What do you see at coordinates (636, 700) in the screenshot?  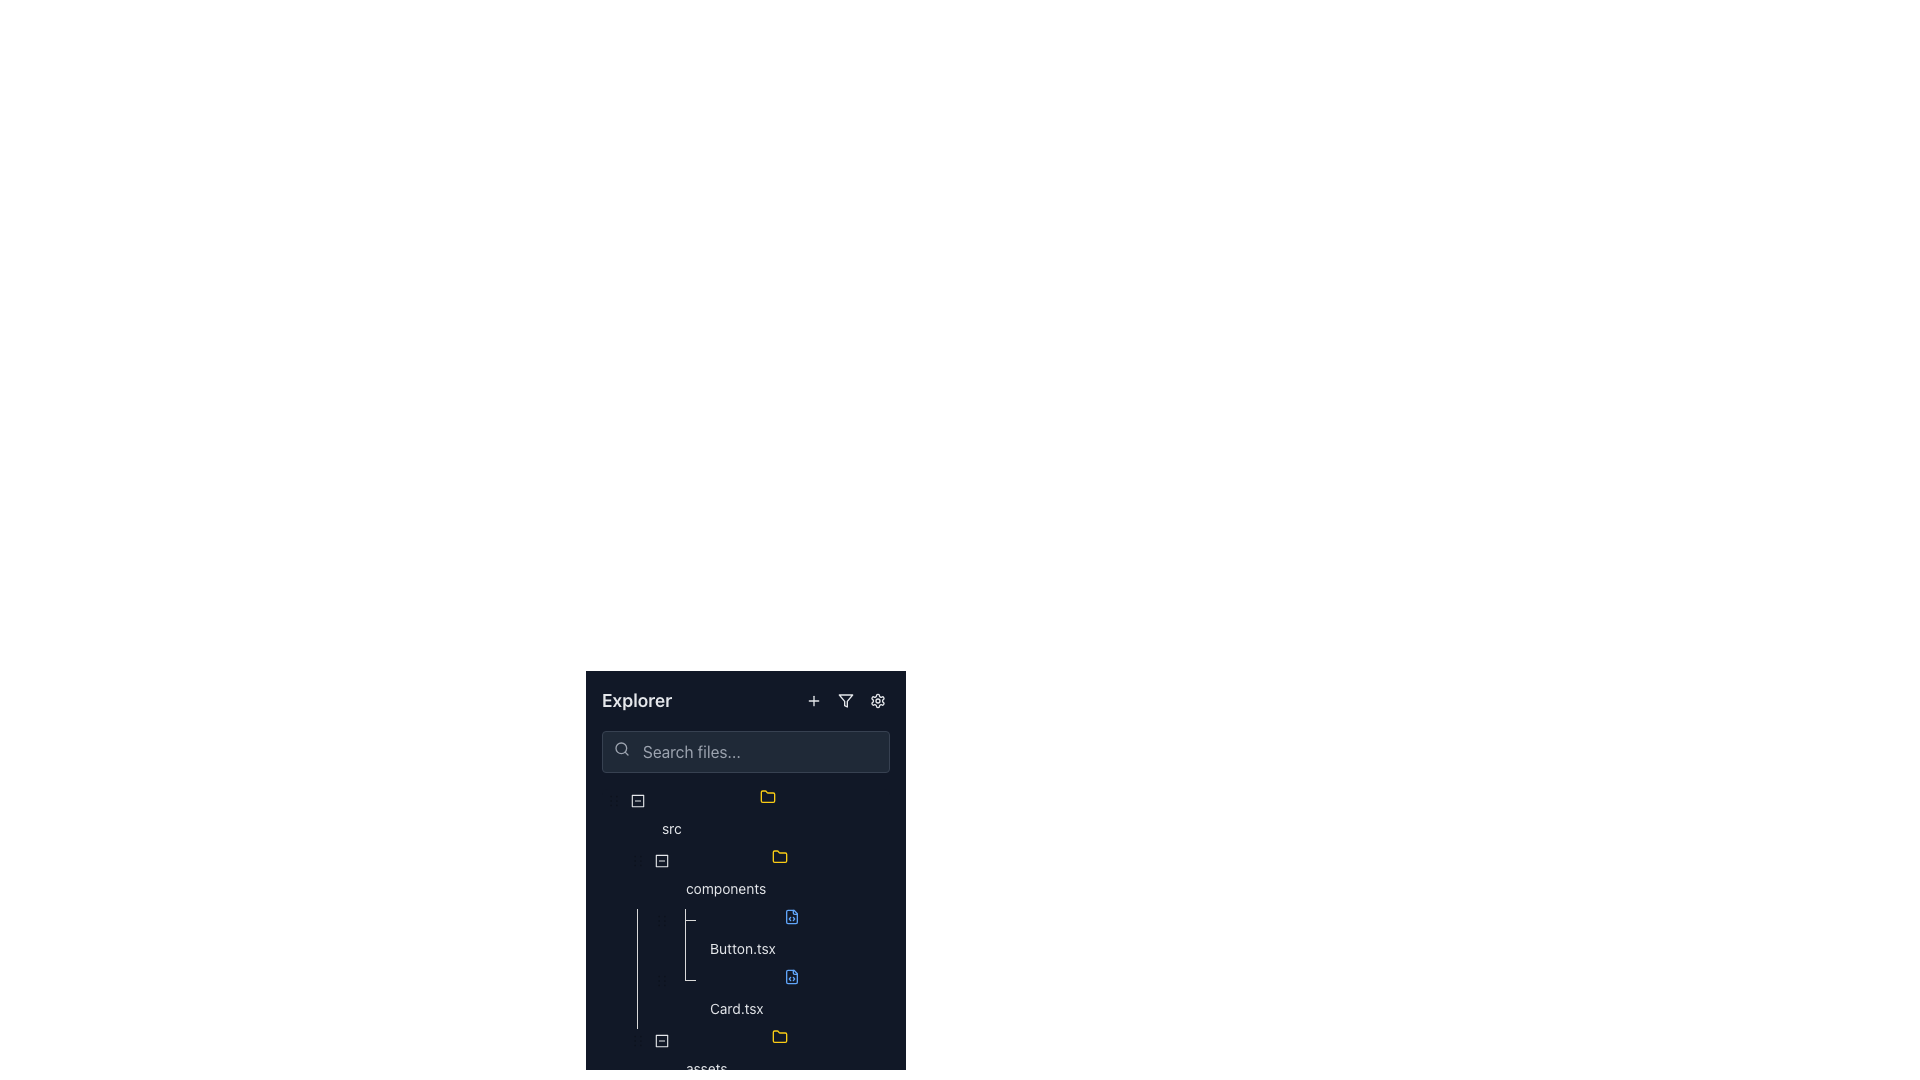 I see `the prominent 'Explorer' text label, which is styled with a larger font size and bold weight, located in the upper-left corner of its section in a dark-themed interface` at bounding box center [636, 700].